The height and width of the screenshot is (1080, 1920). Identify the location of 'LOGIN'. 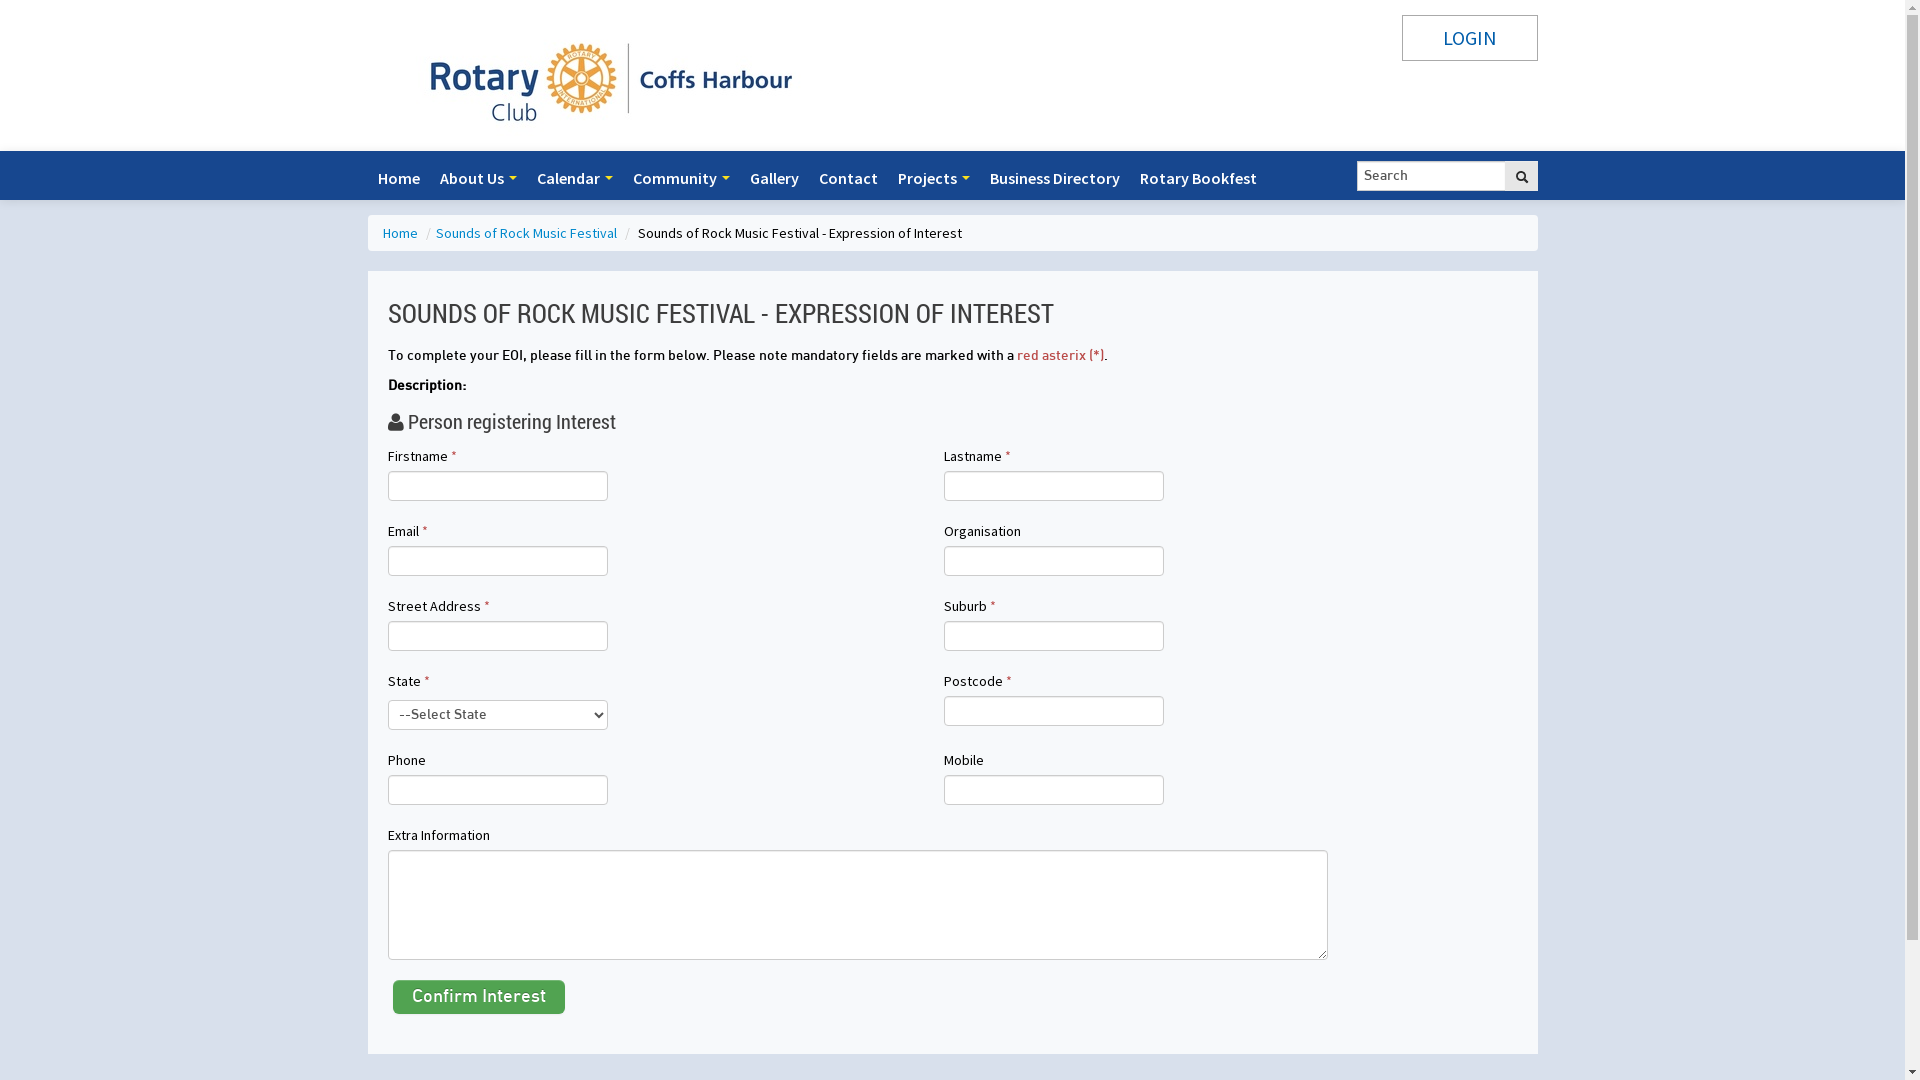
(1469, 38).